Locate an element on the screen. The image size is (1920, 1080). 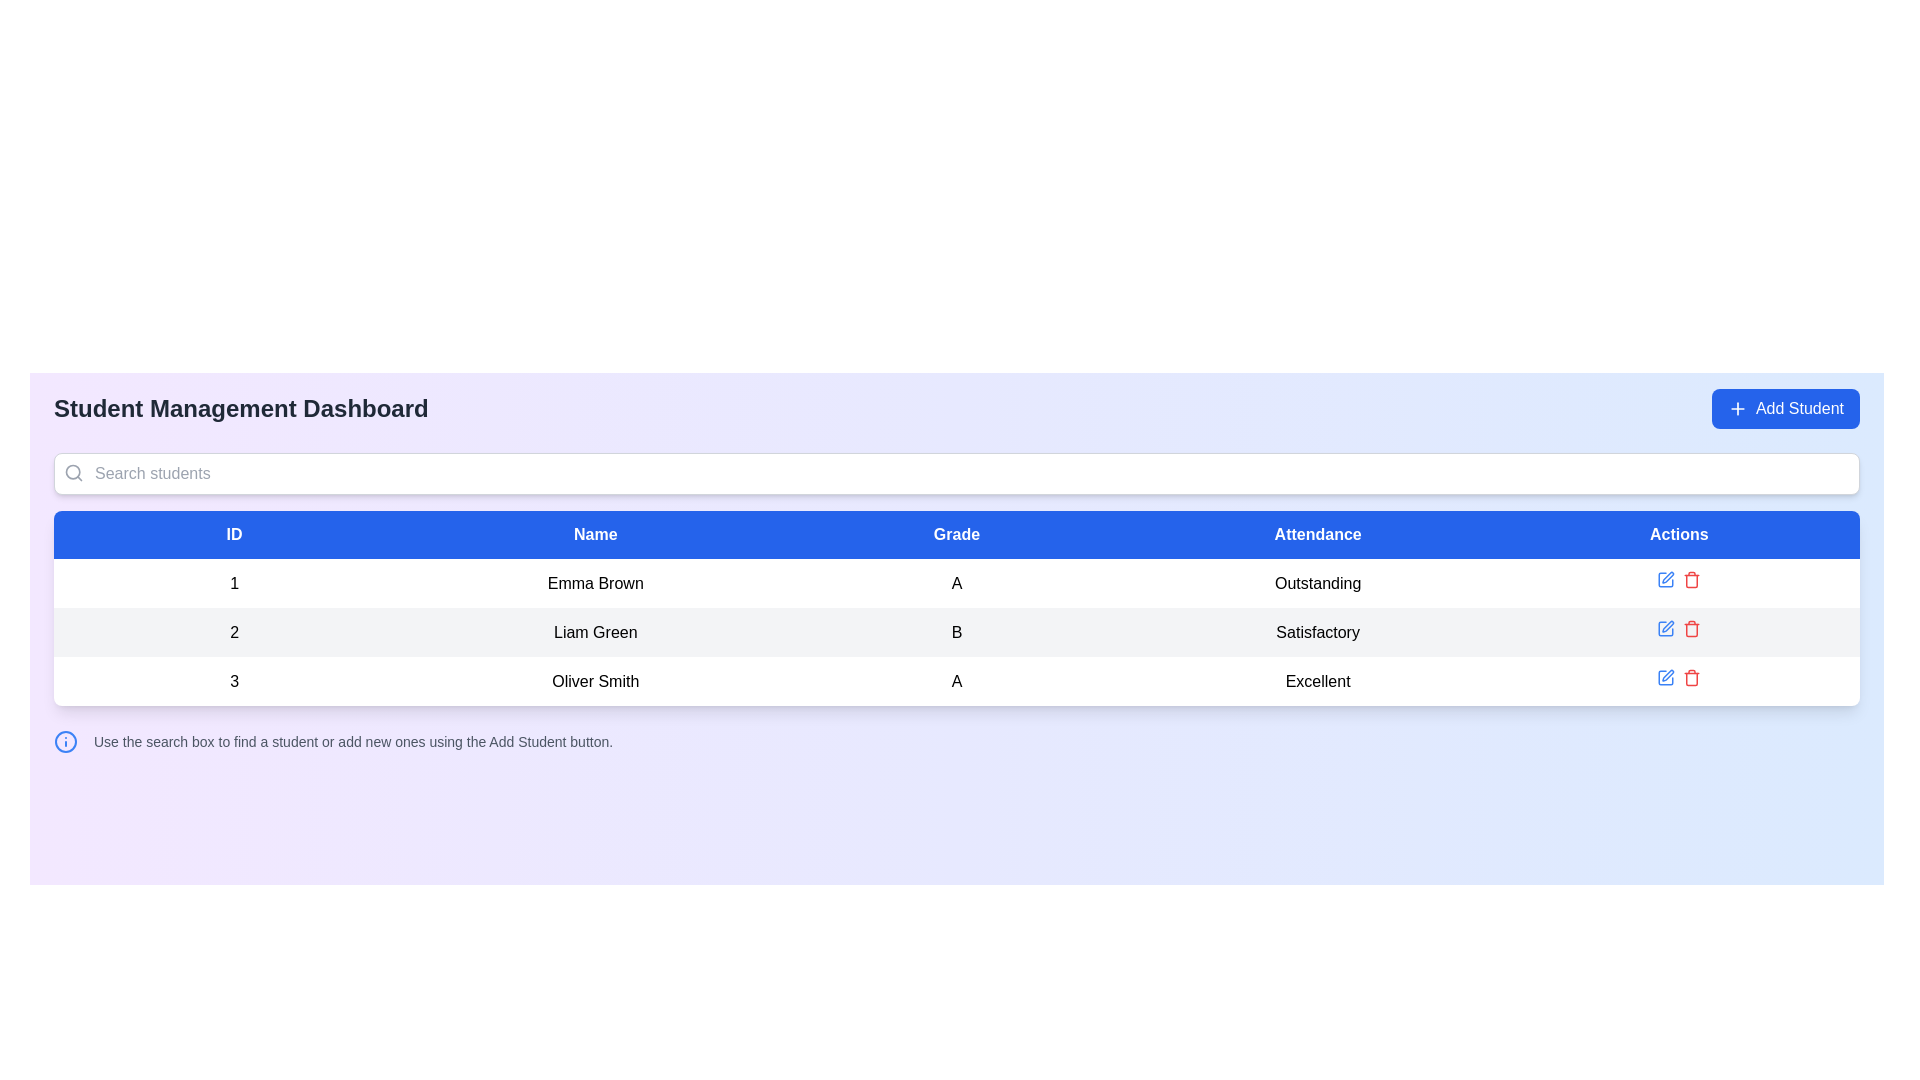
the blue icon button with a pencil graphic located in the second row of the 'Actions' column is located at coordinates (1666, 627).